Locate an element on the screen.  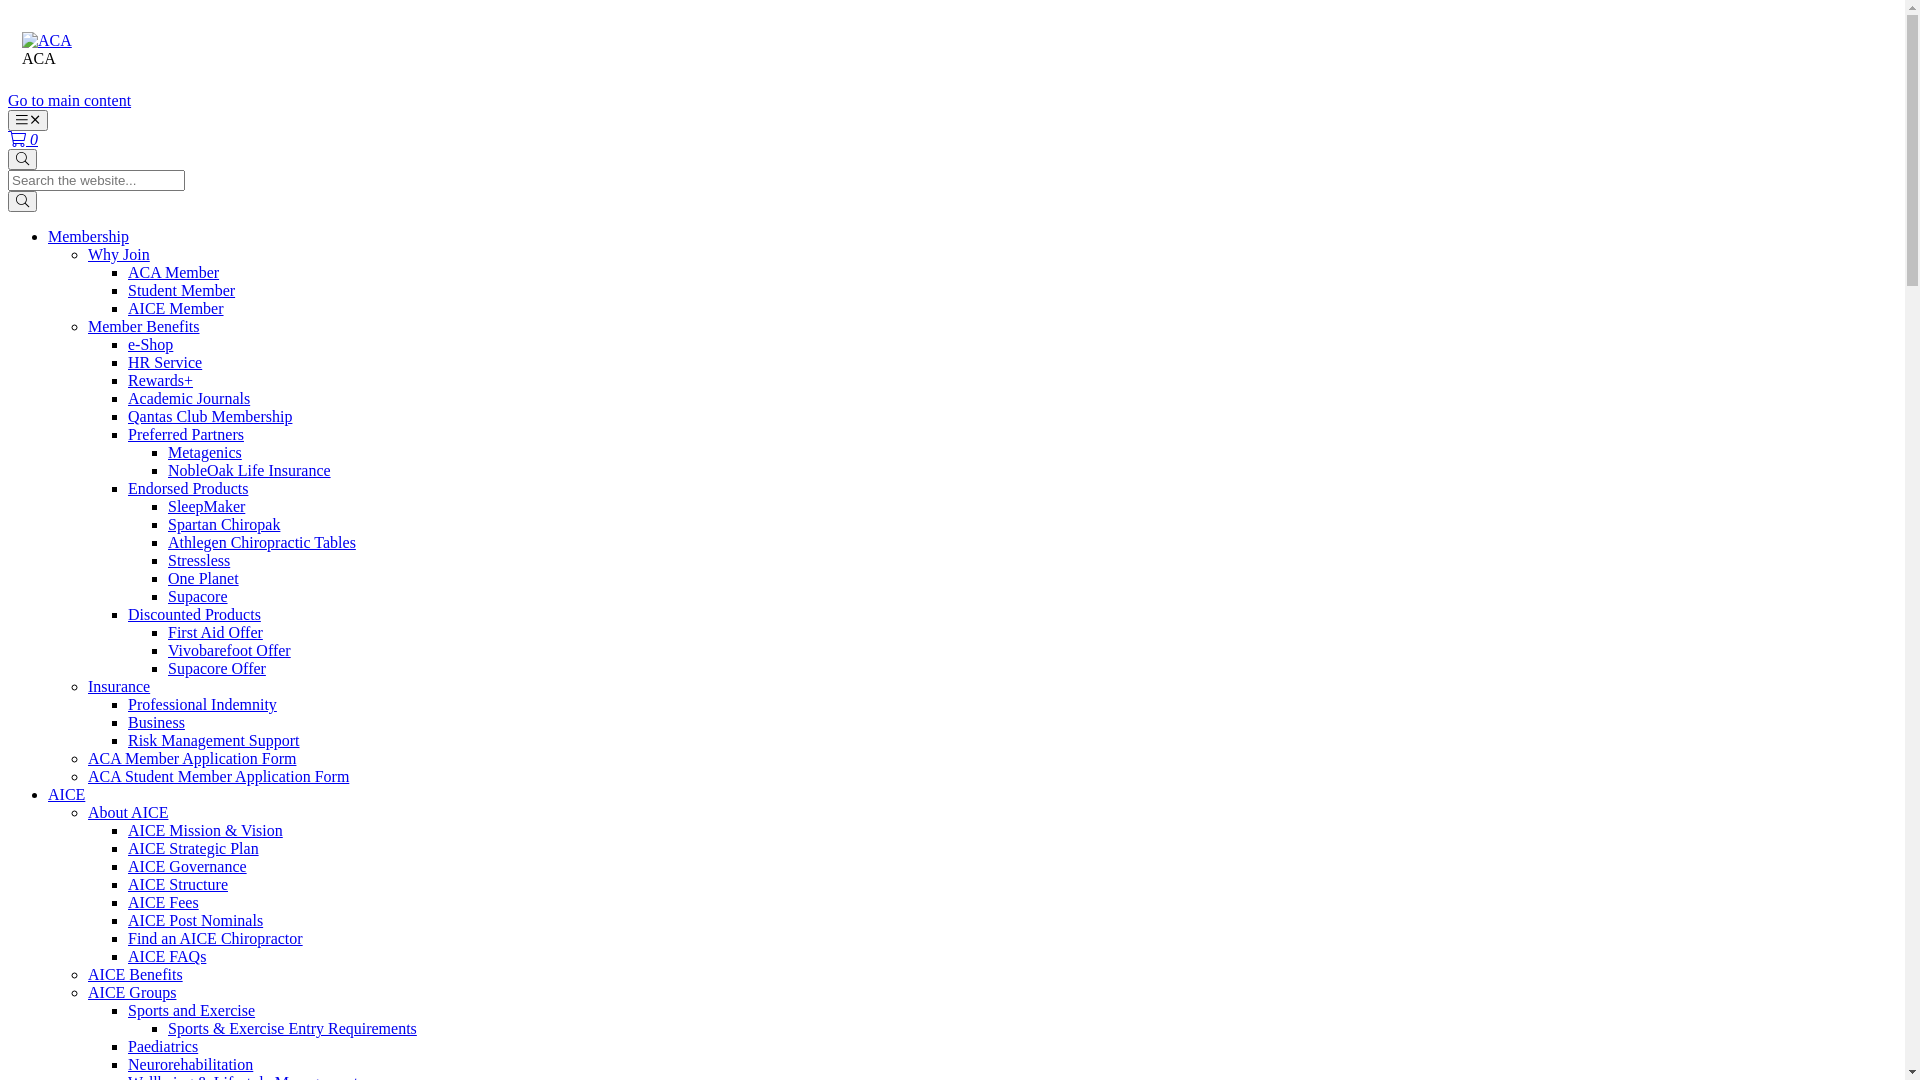
'Student Member' is located at coordinates (181, 290).